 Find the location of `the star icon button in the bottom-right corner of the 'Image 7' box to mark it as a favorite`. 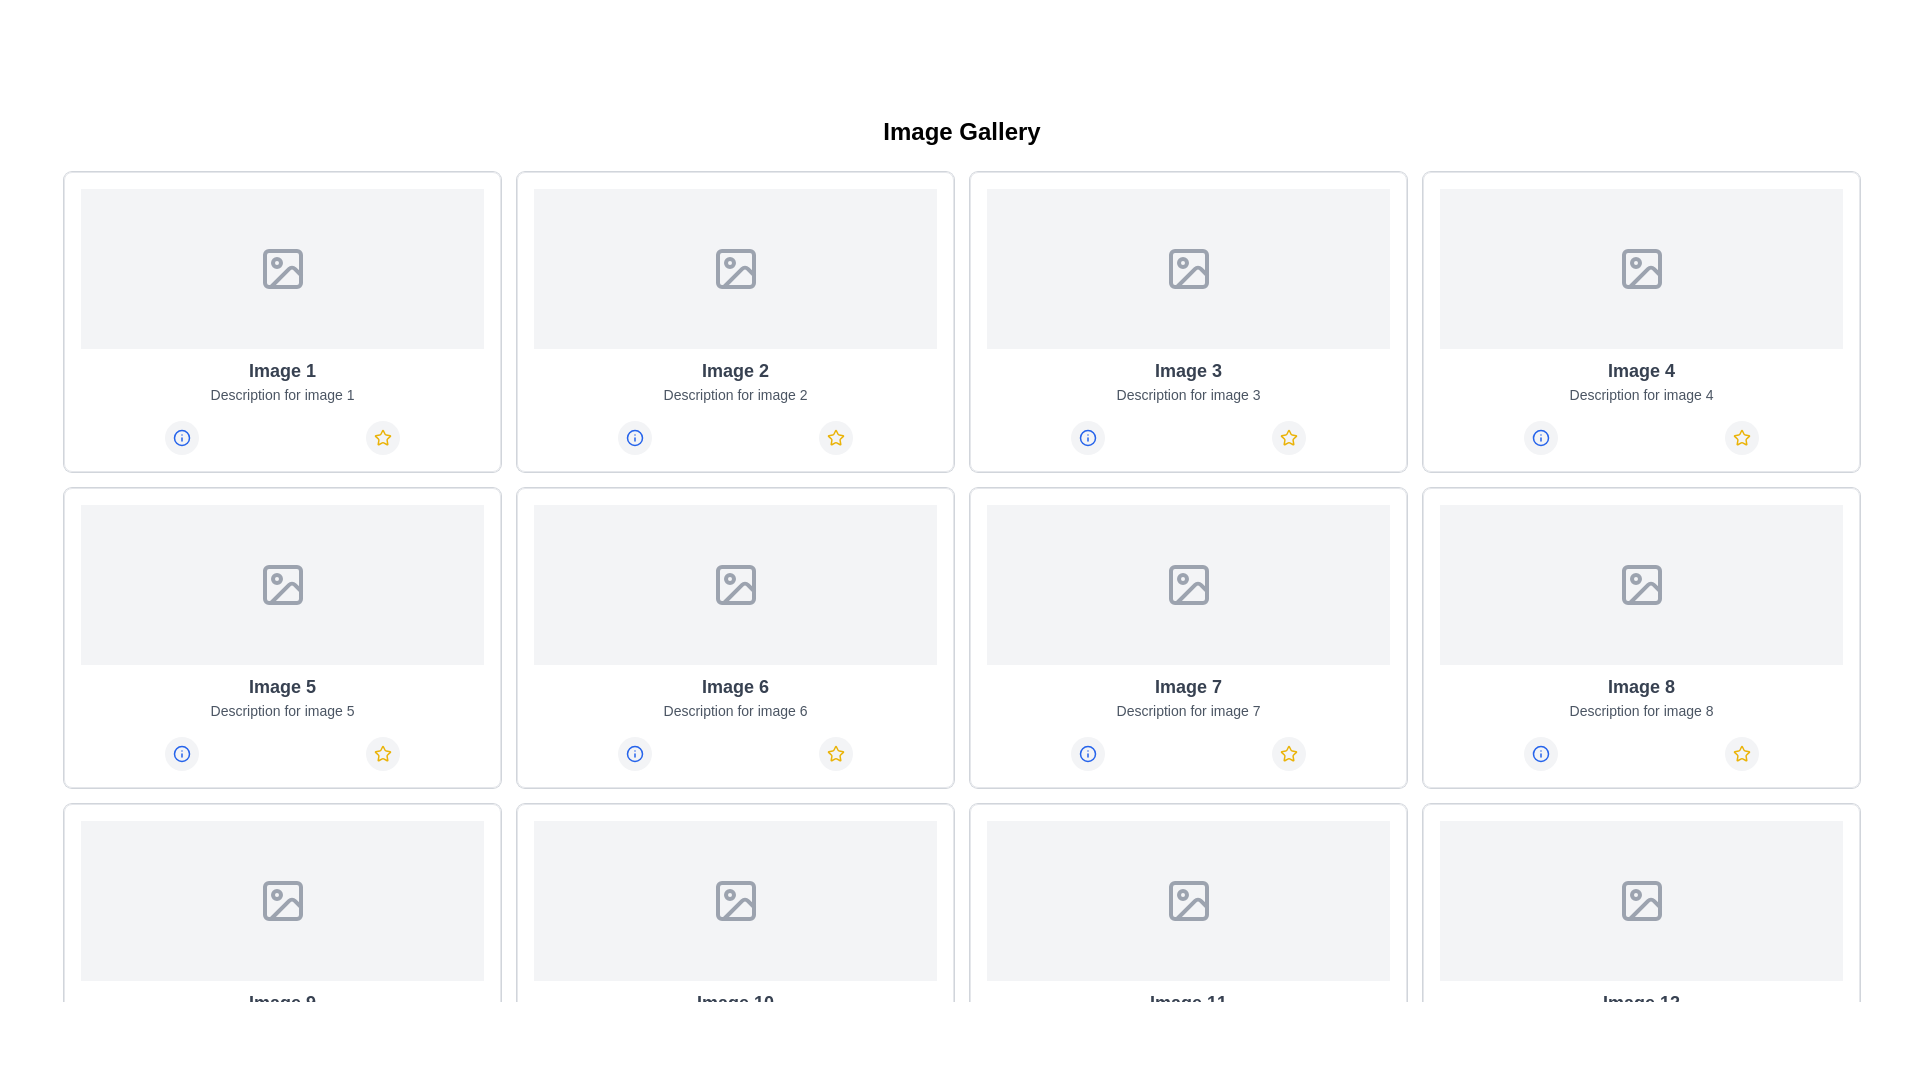

the star icon button in the bottom-right corner of the 'Image 7' box to mark it as a favorite is located at coordinates (1289, 753).